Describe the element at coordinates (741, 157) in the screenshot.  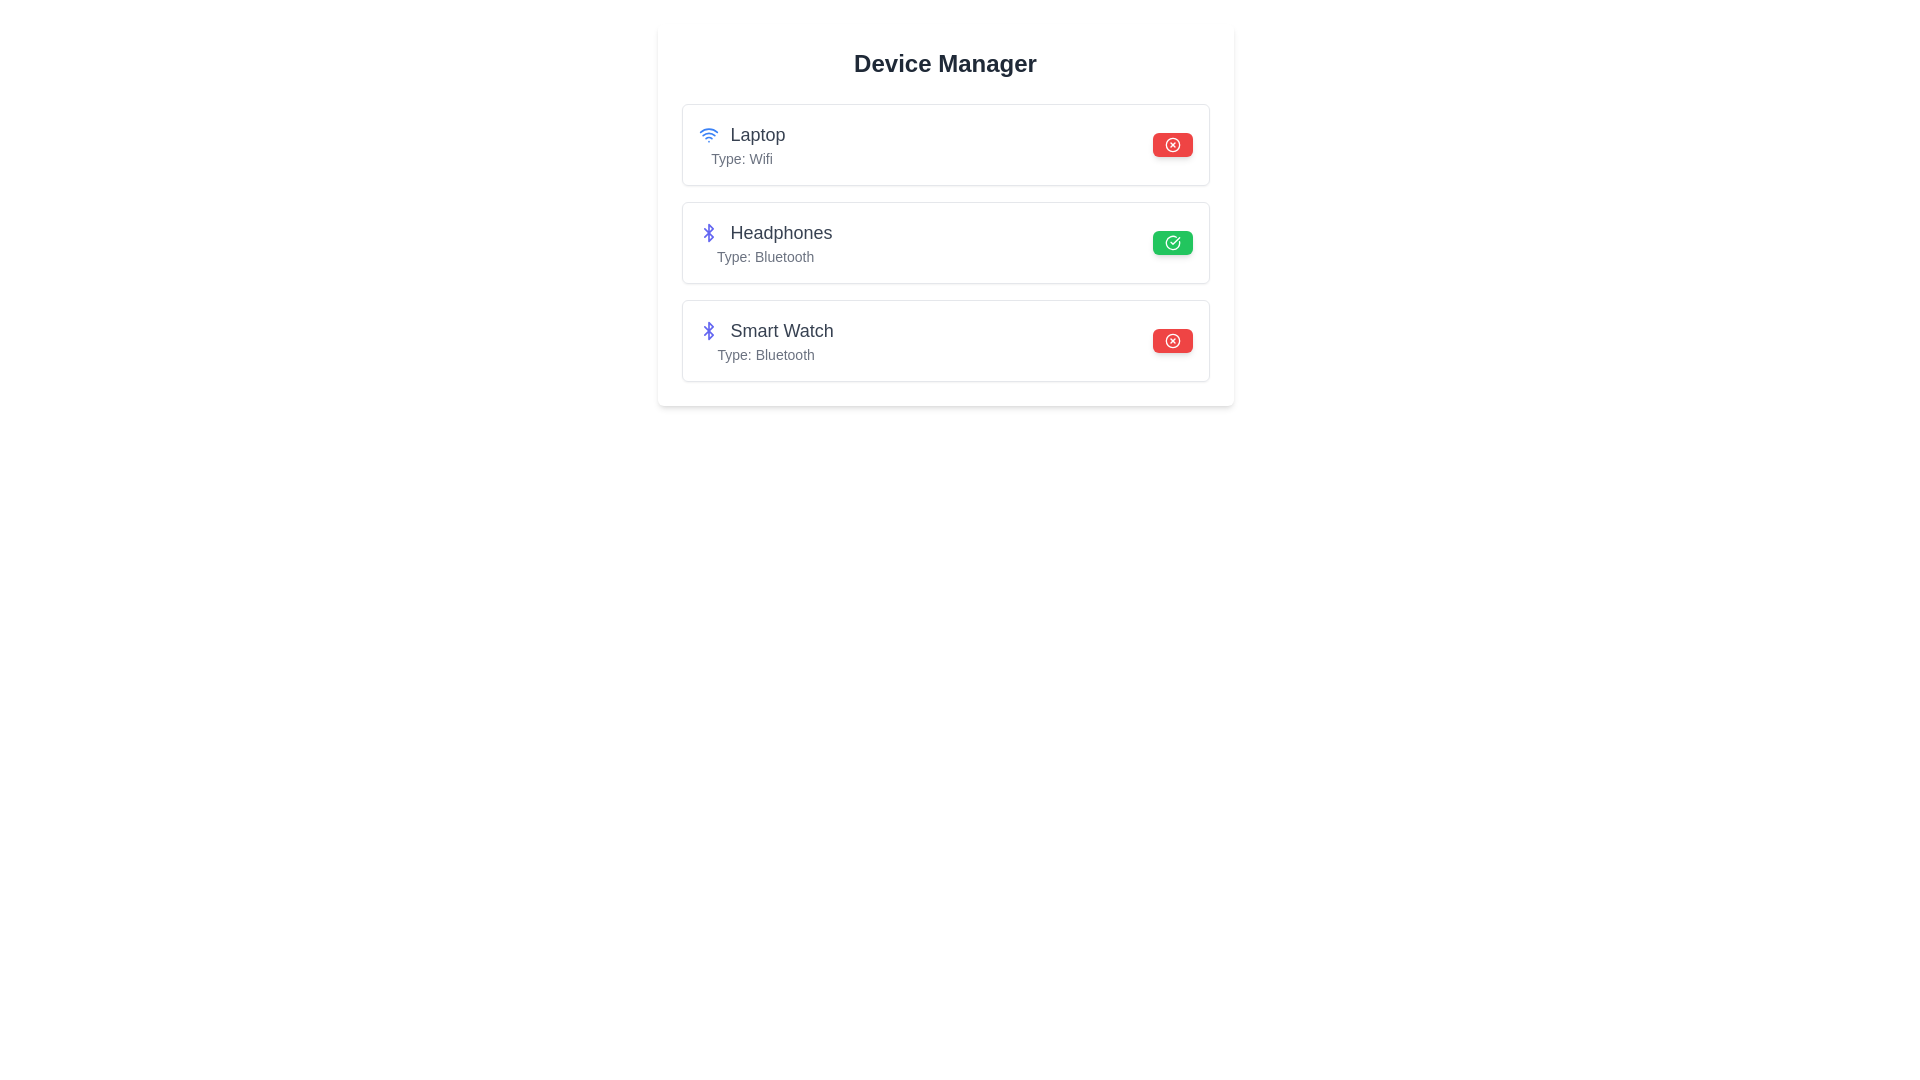
I see `text label displaying 'Type: Wifi' which is styled in small gray font and is located as the second line under the title 'Laptop' in the first list item` at that location.